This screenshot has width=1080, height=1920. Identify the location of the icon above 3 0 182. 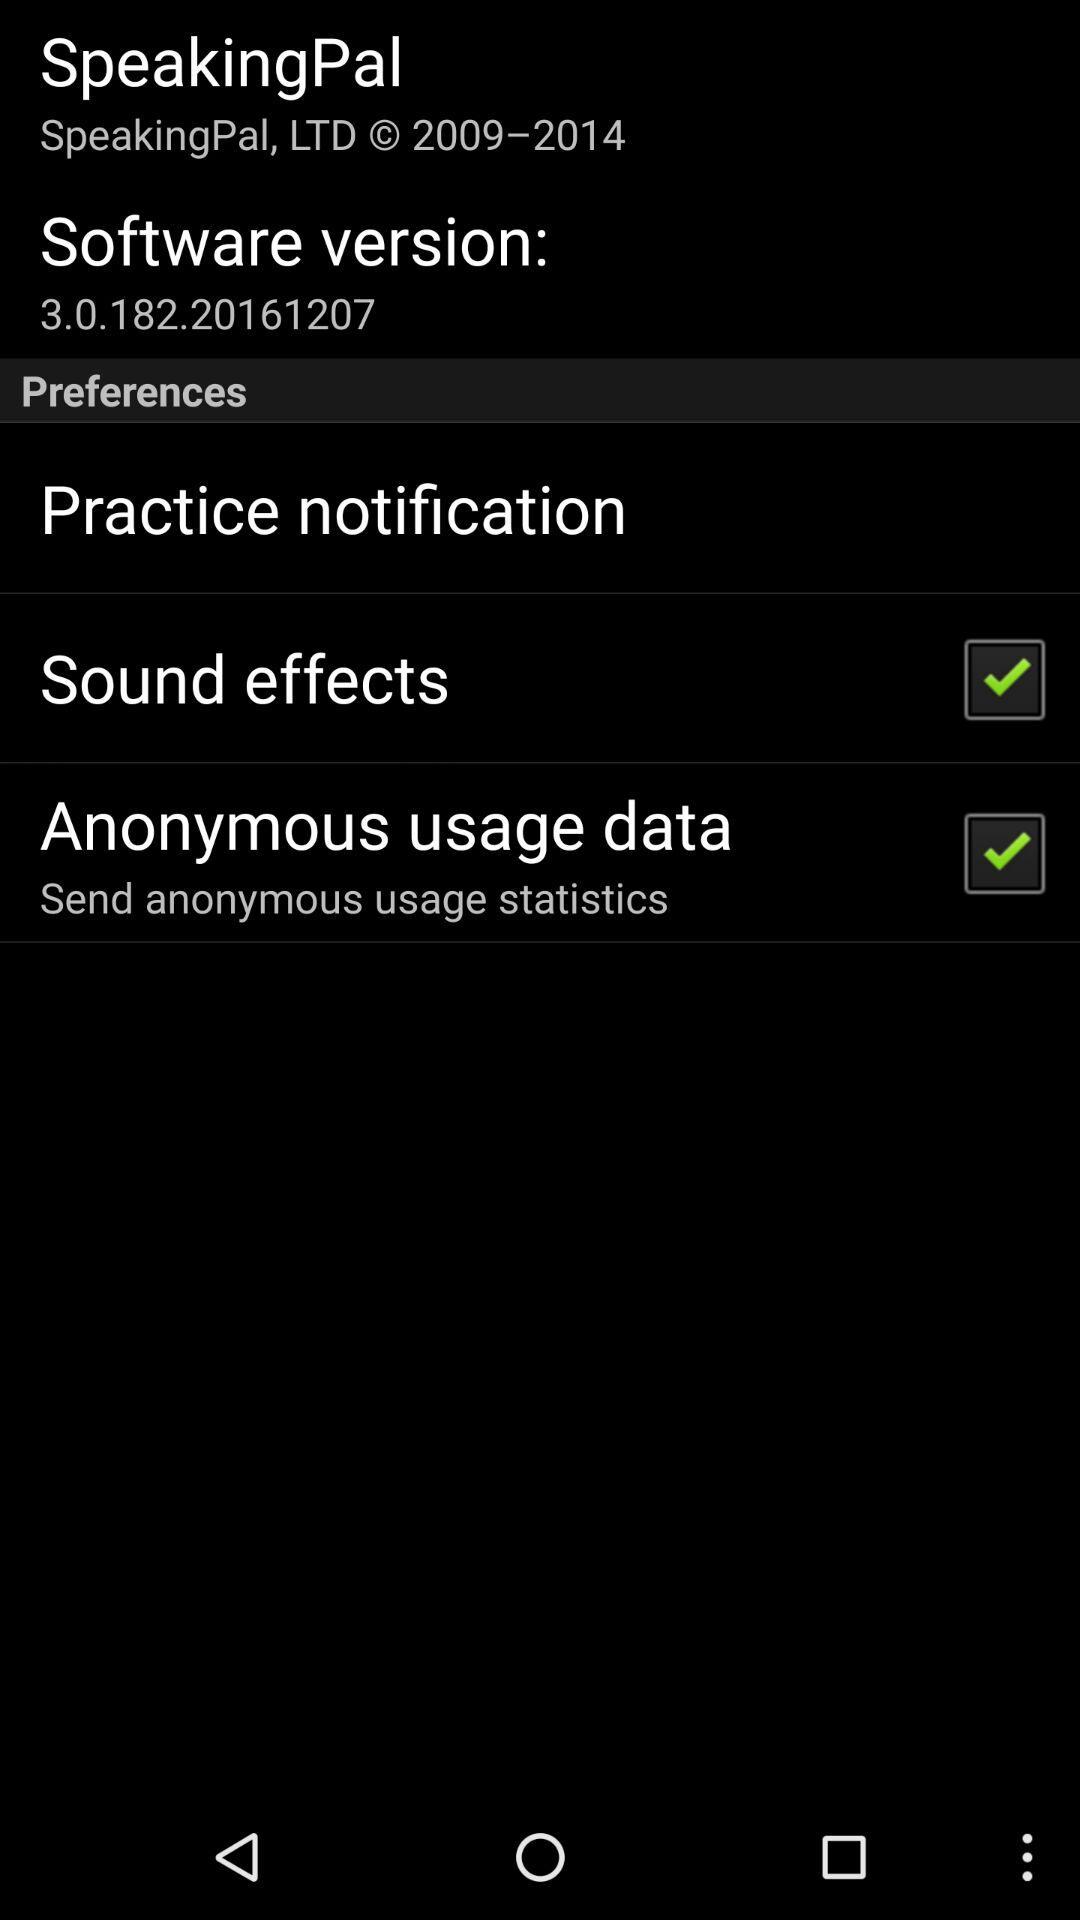
(294, 239).